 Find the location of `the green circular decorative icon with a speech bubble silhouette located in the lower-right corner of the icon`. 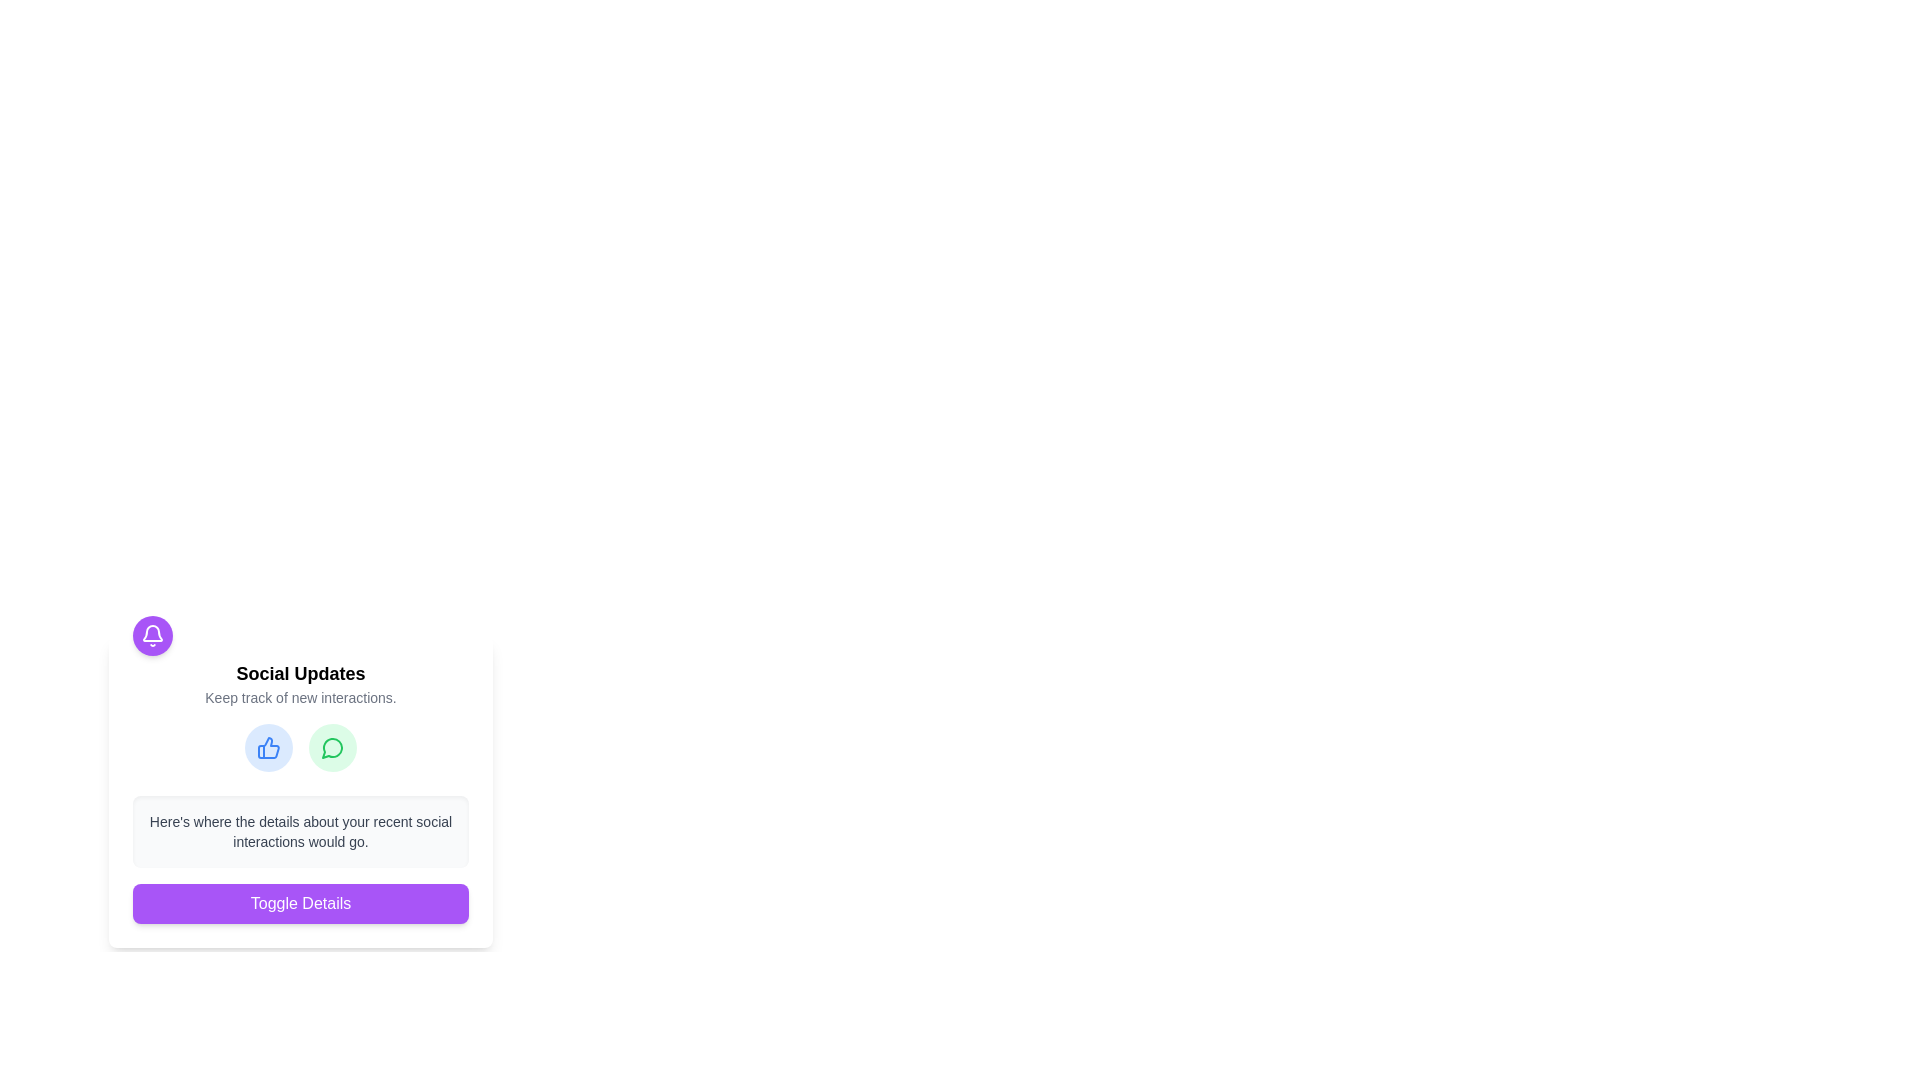

the green circular decorative icon with a speech bubble silhouette located in the lower-right corner of the icon is located at coordinates (332, 748).